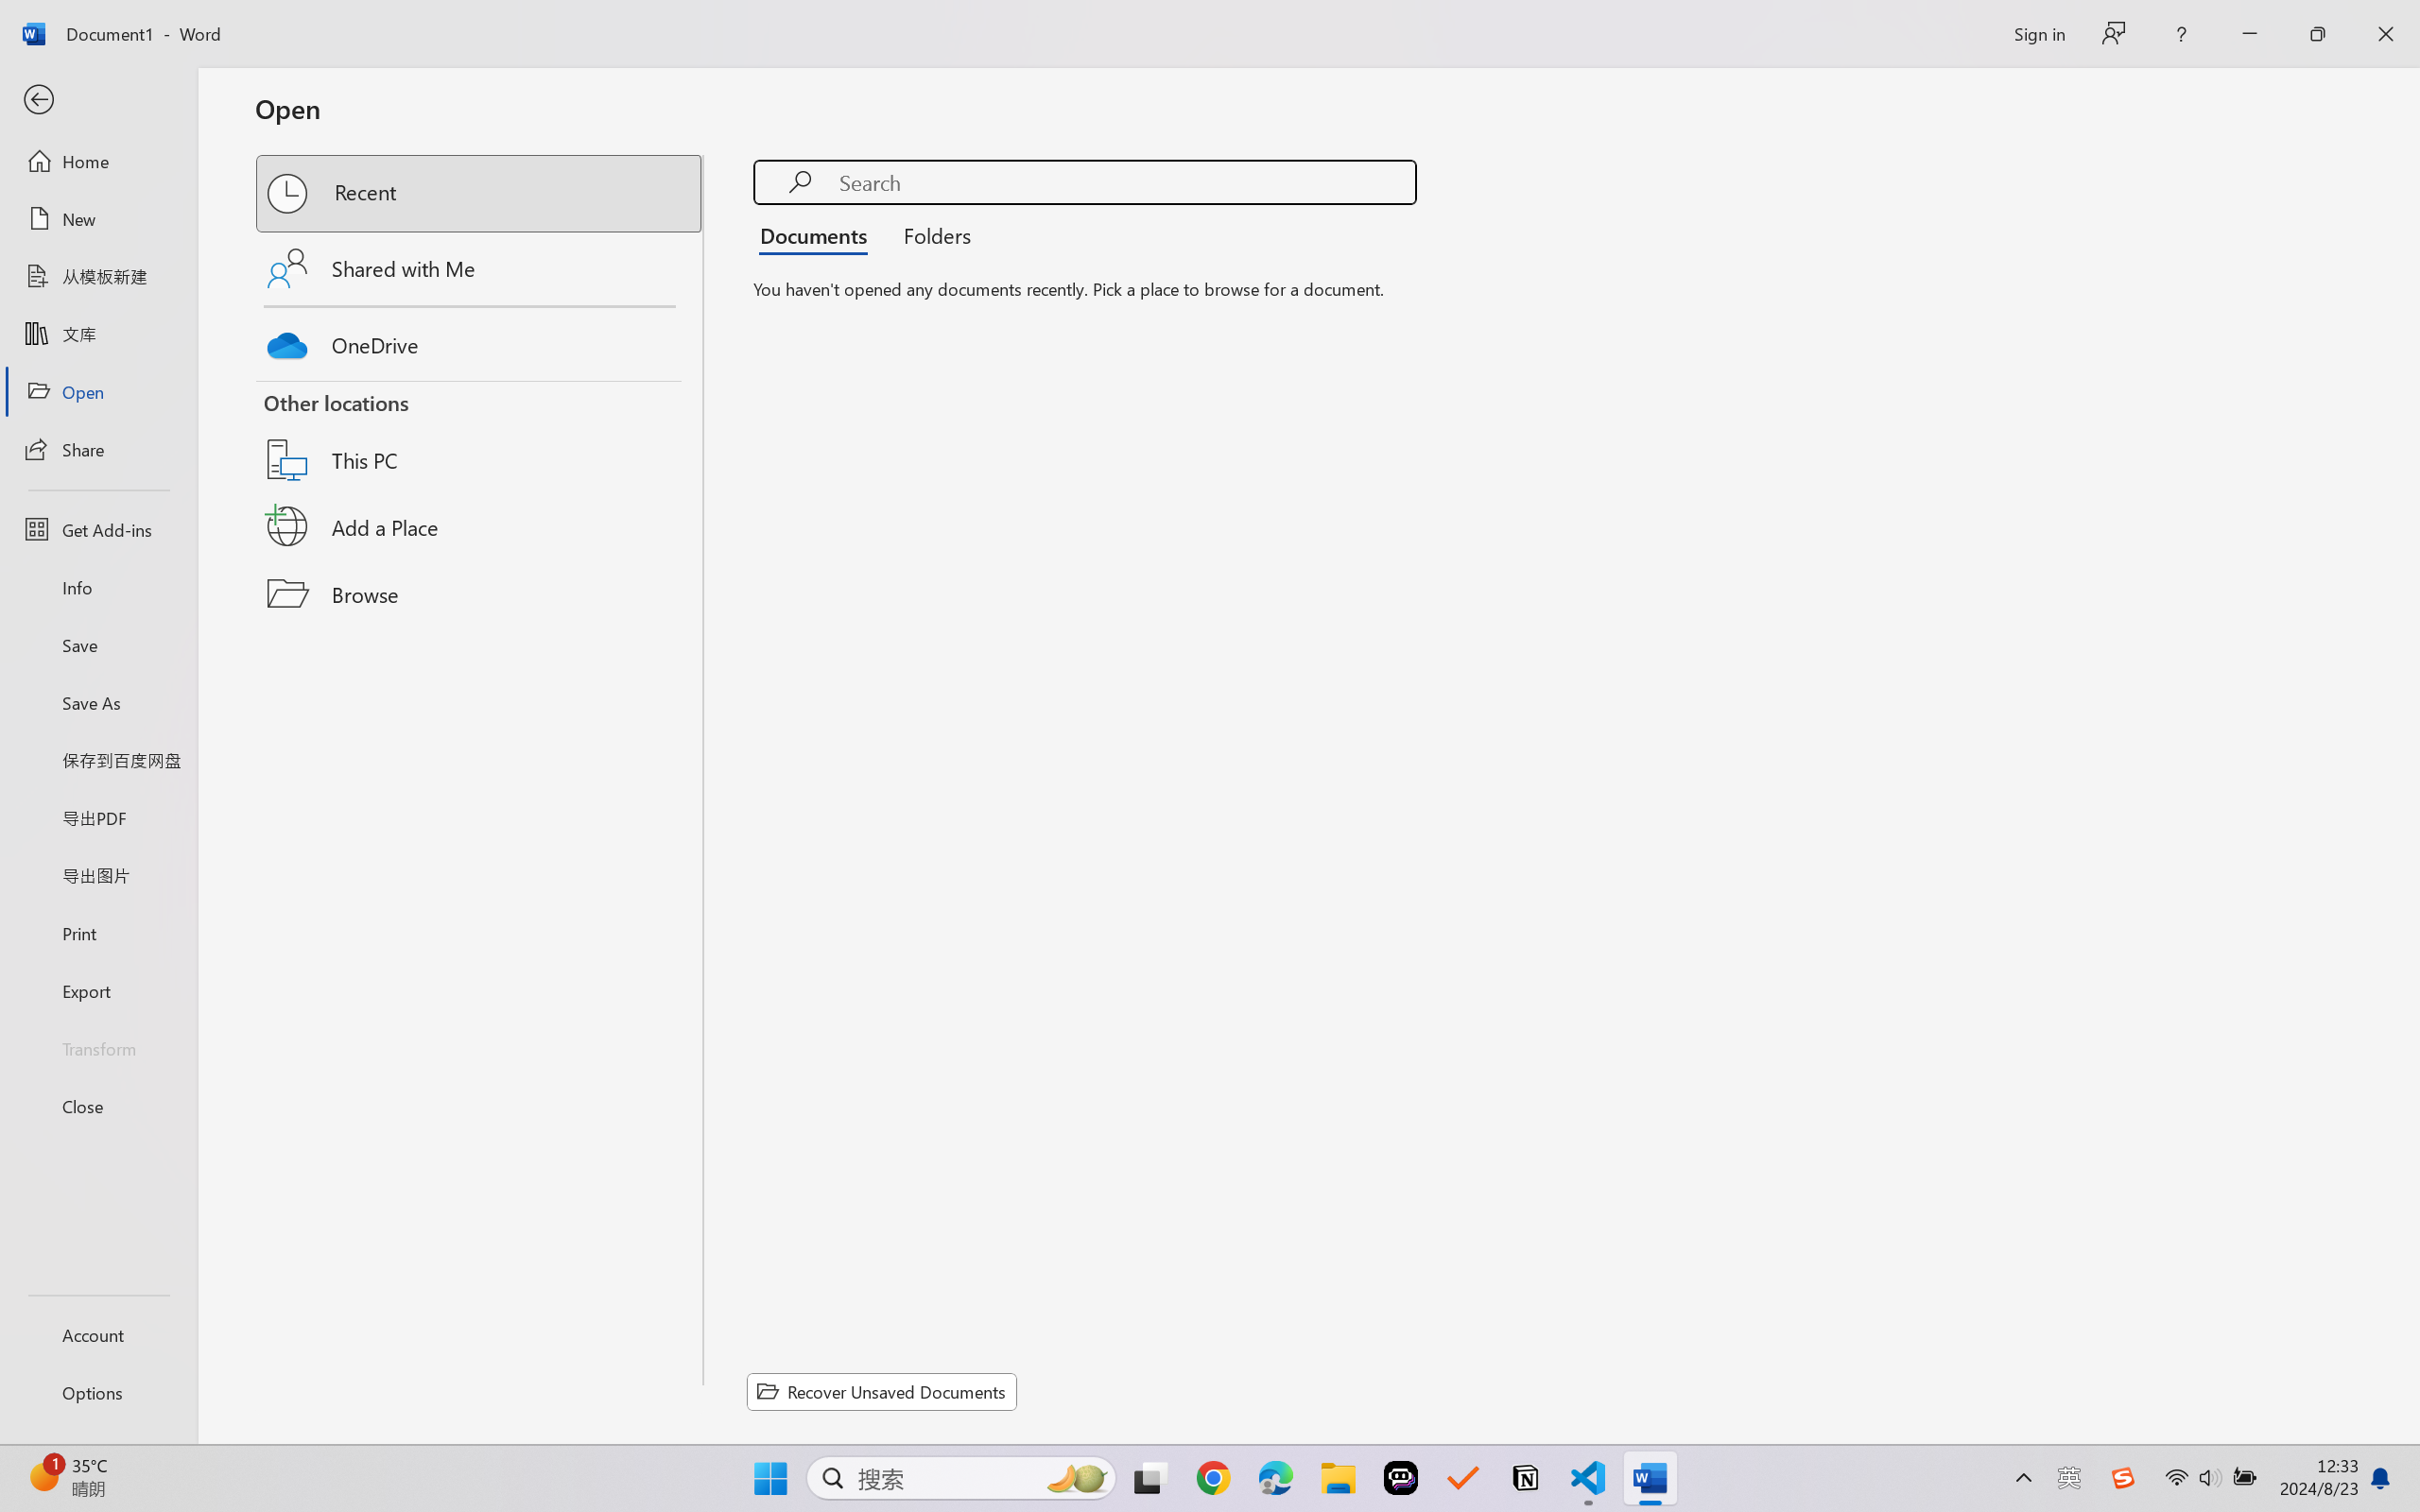  What do you see at coordinates (97, 933) in the screenshot?
I see `'Print'` at bounding box center [97, 933].